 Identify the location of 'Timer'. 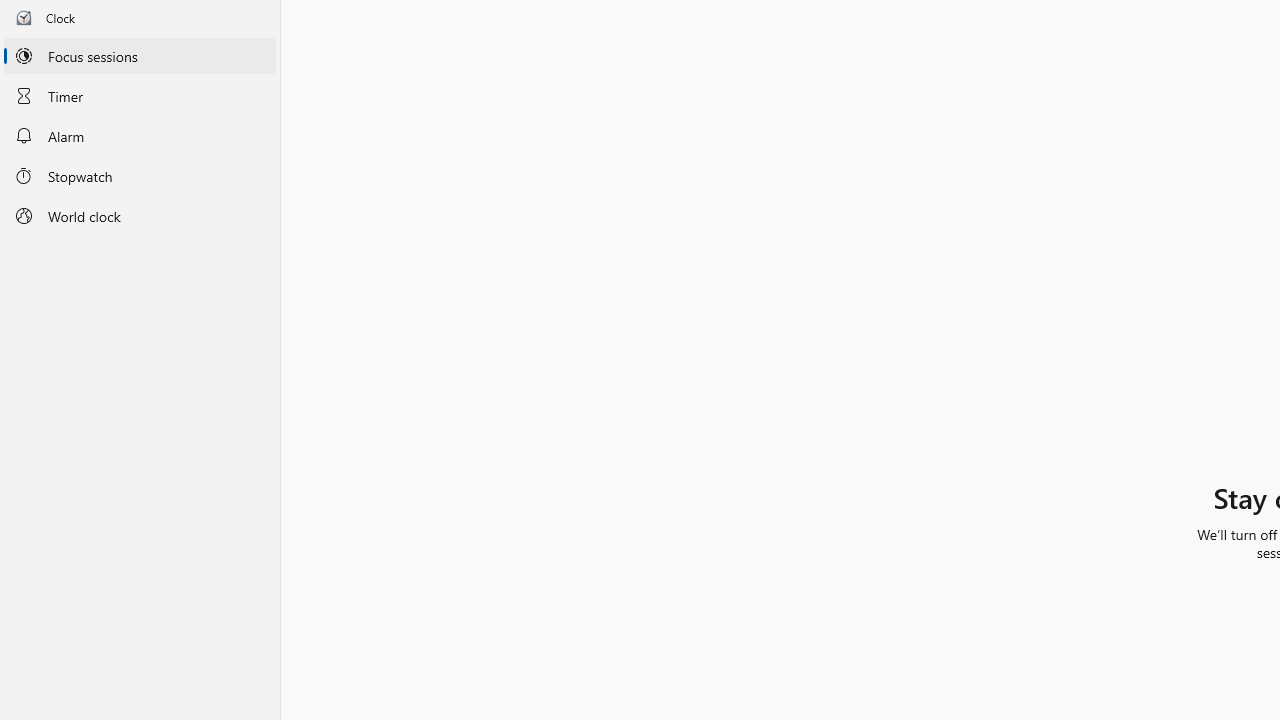
(139, 95).